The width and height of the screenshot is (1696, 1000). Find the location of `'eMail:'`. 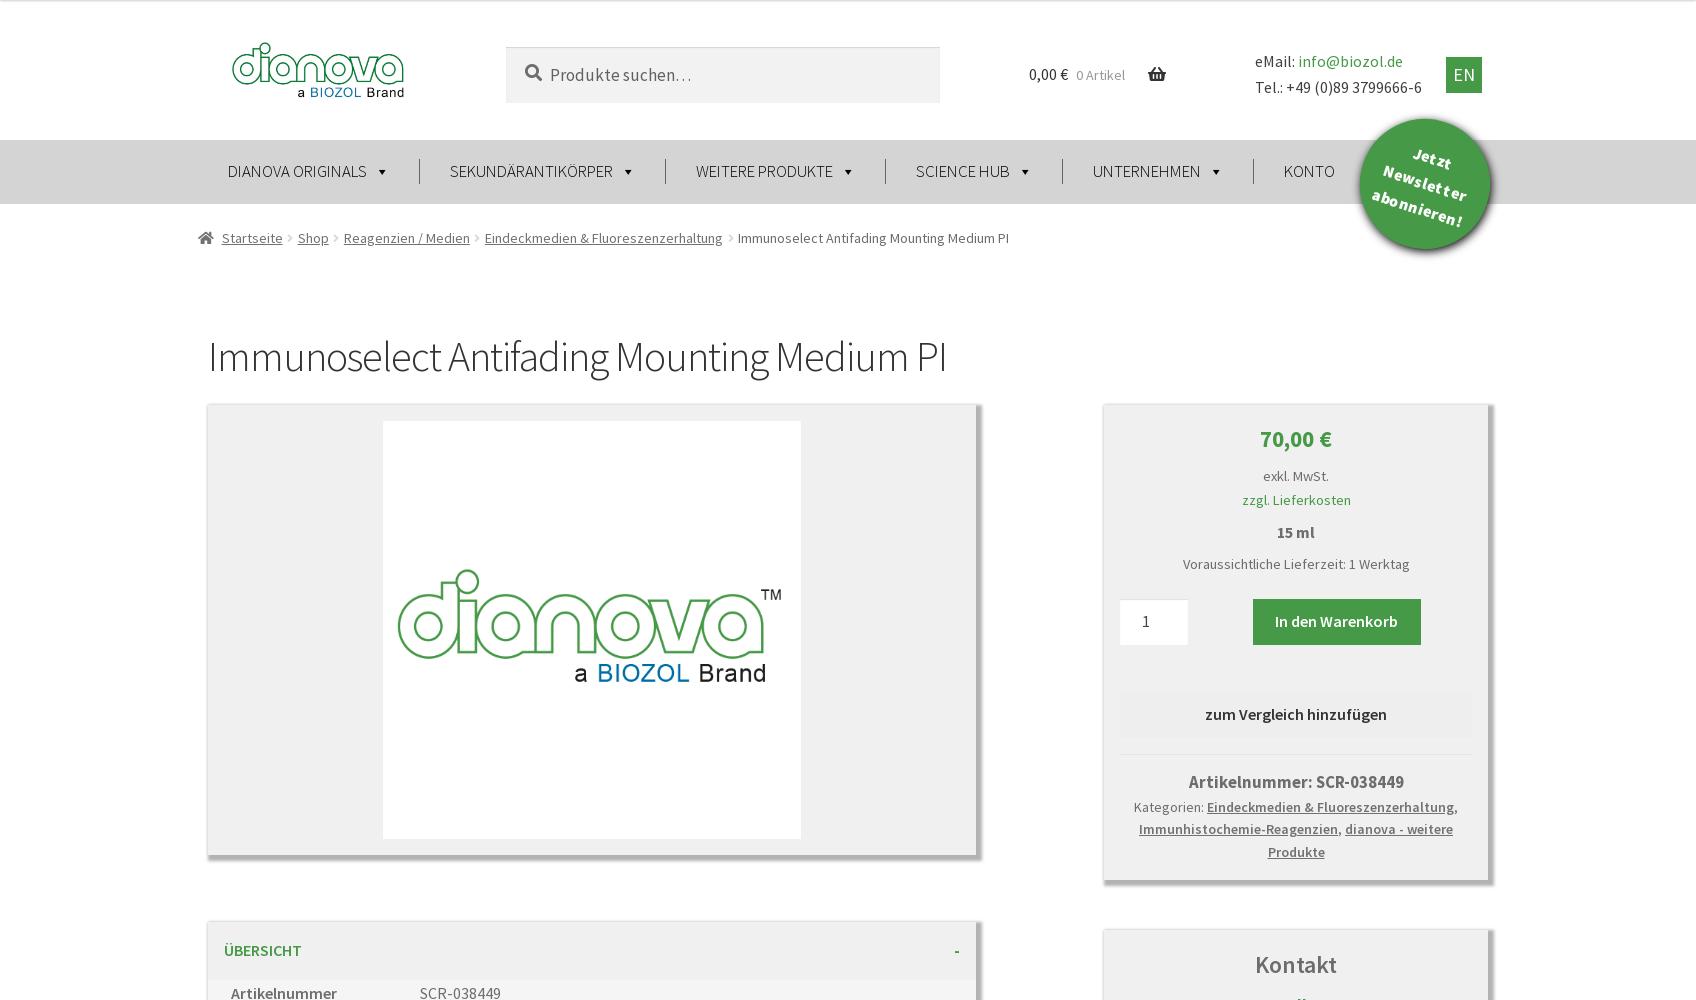

'eMail:' is located at coordinates (1276, 60).